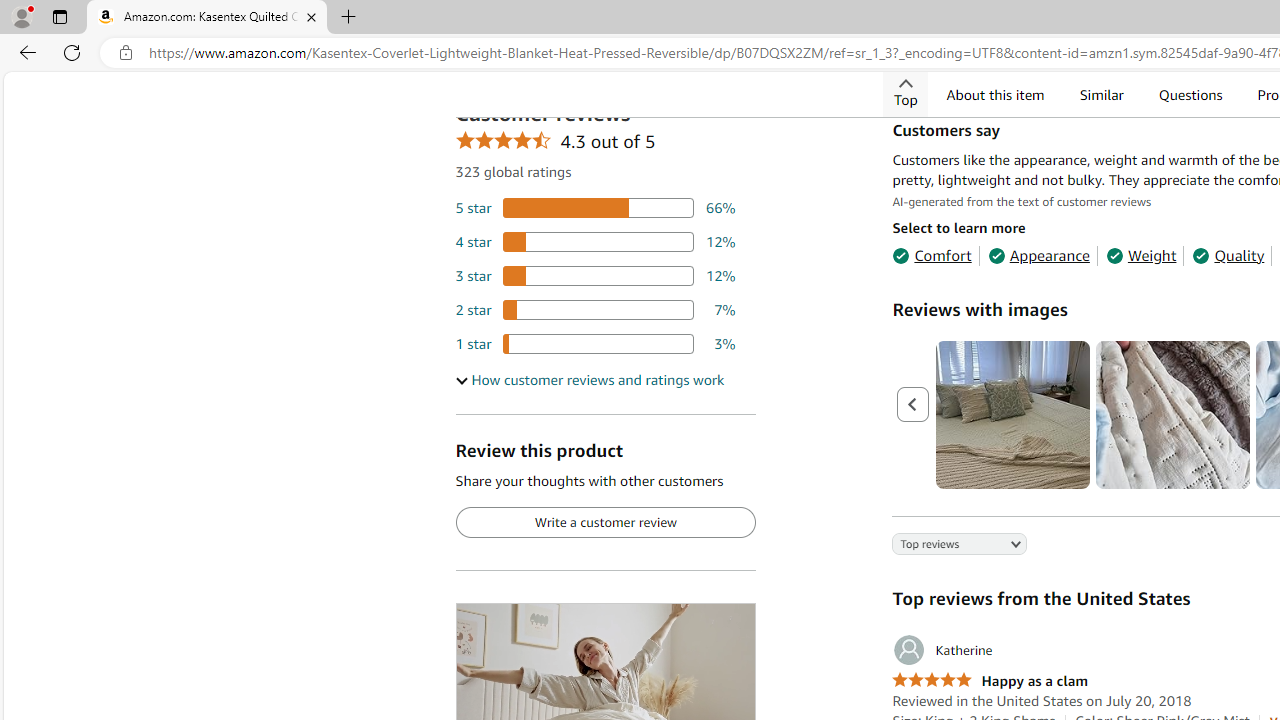  What do you see at coordinates (930, 254) in the screenshot?
I see `'Comfort'` at bounding box center [930, 254].